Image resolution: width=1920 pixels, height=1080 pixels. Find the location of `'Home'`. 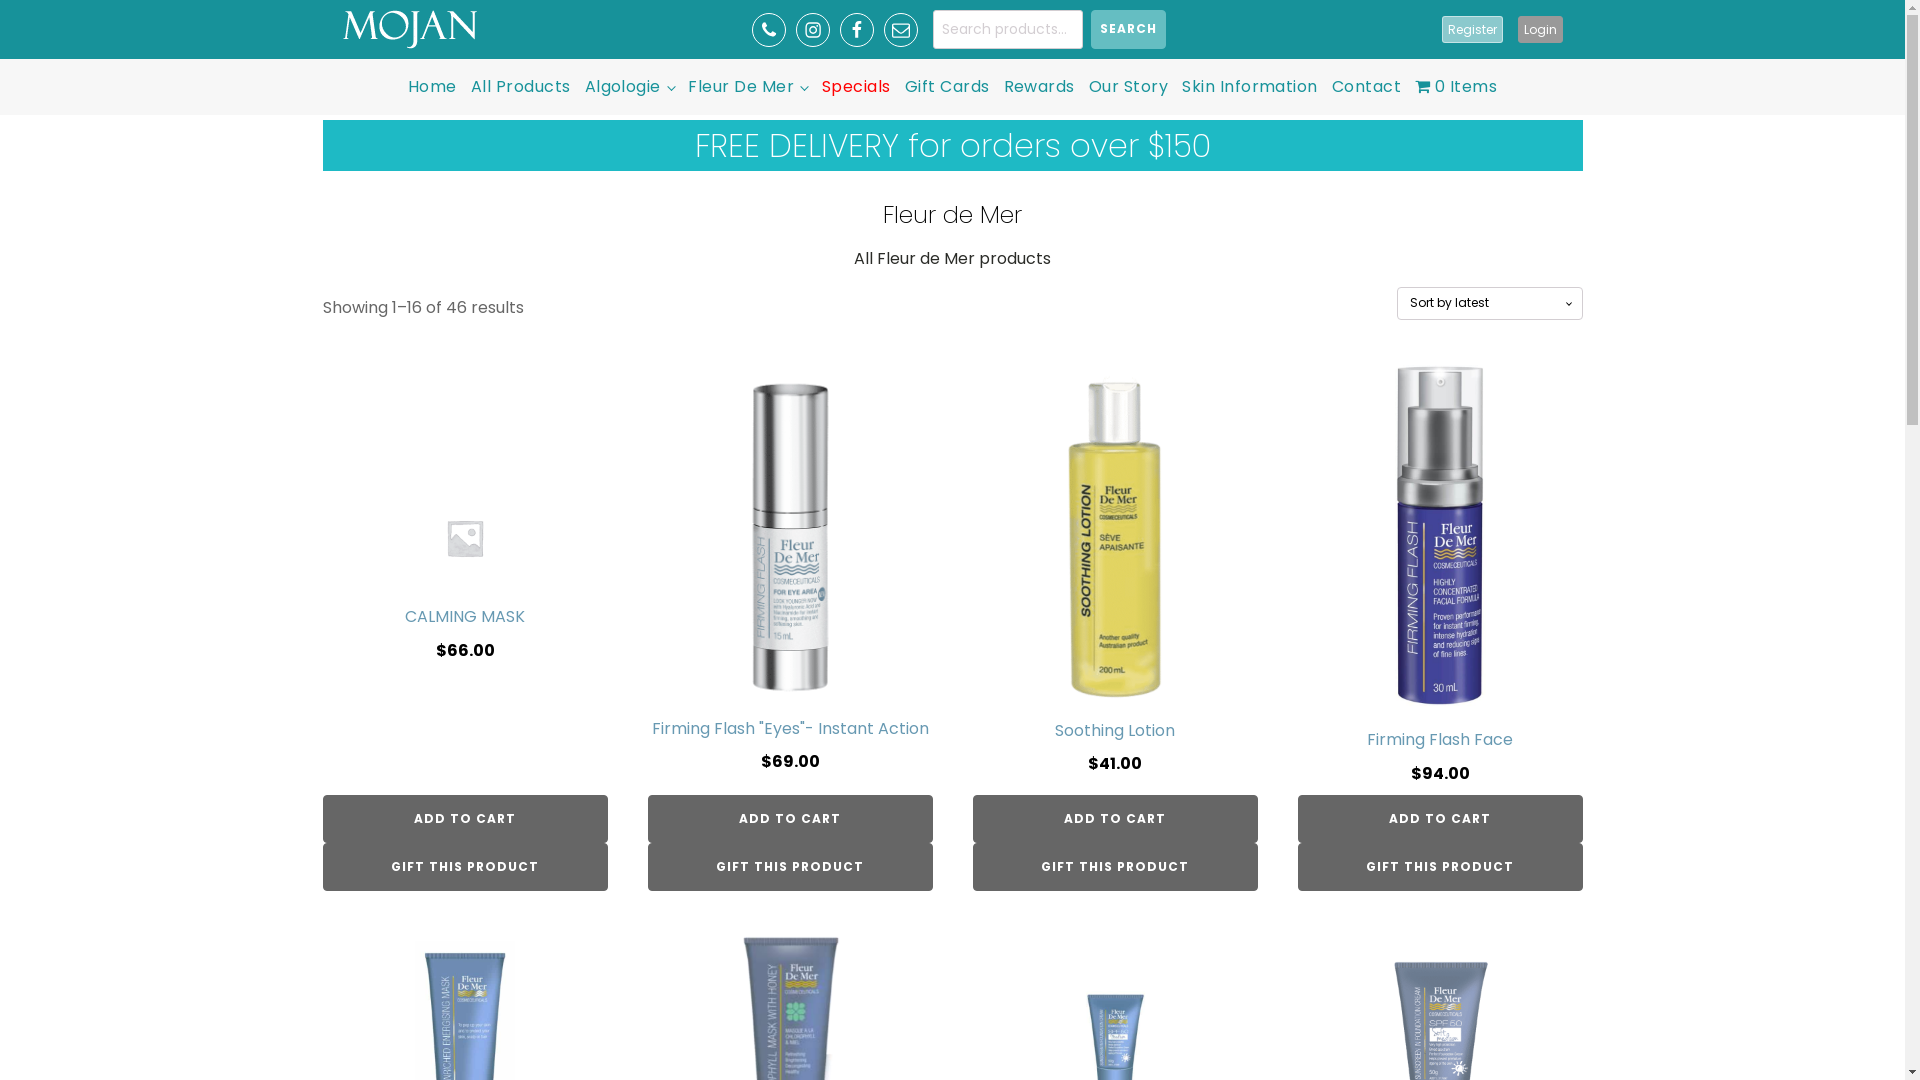

'Home' is located at coordinates (431, 86).